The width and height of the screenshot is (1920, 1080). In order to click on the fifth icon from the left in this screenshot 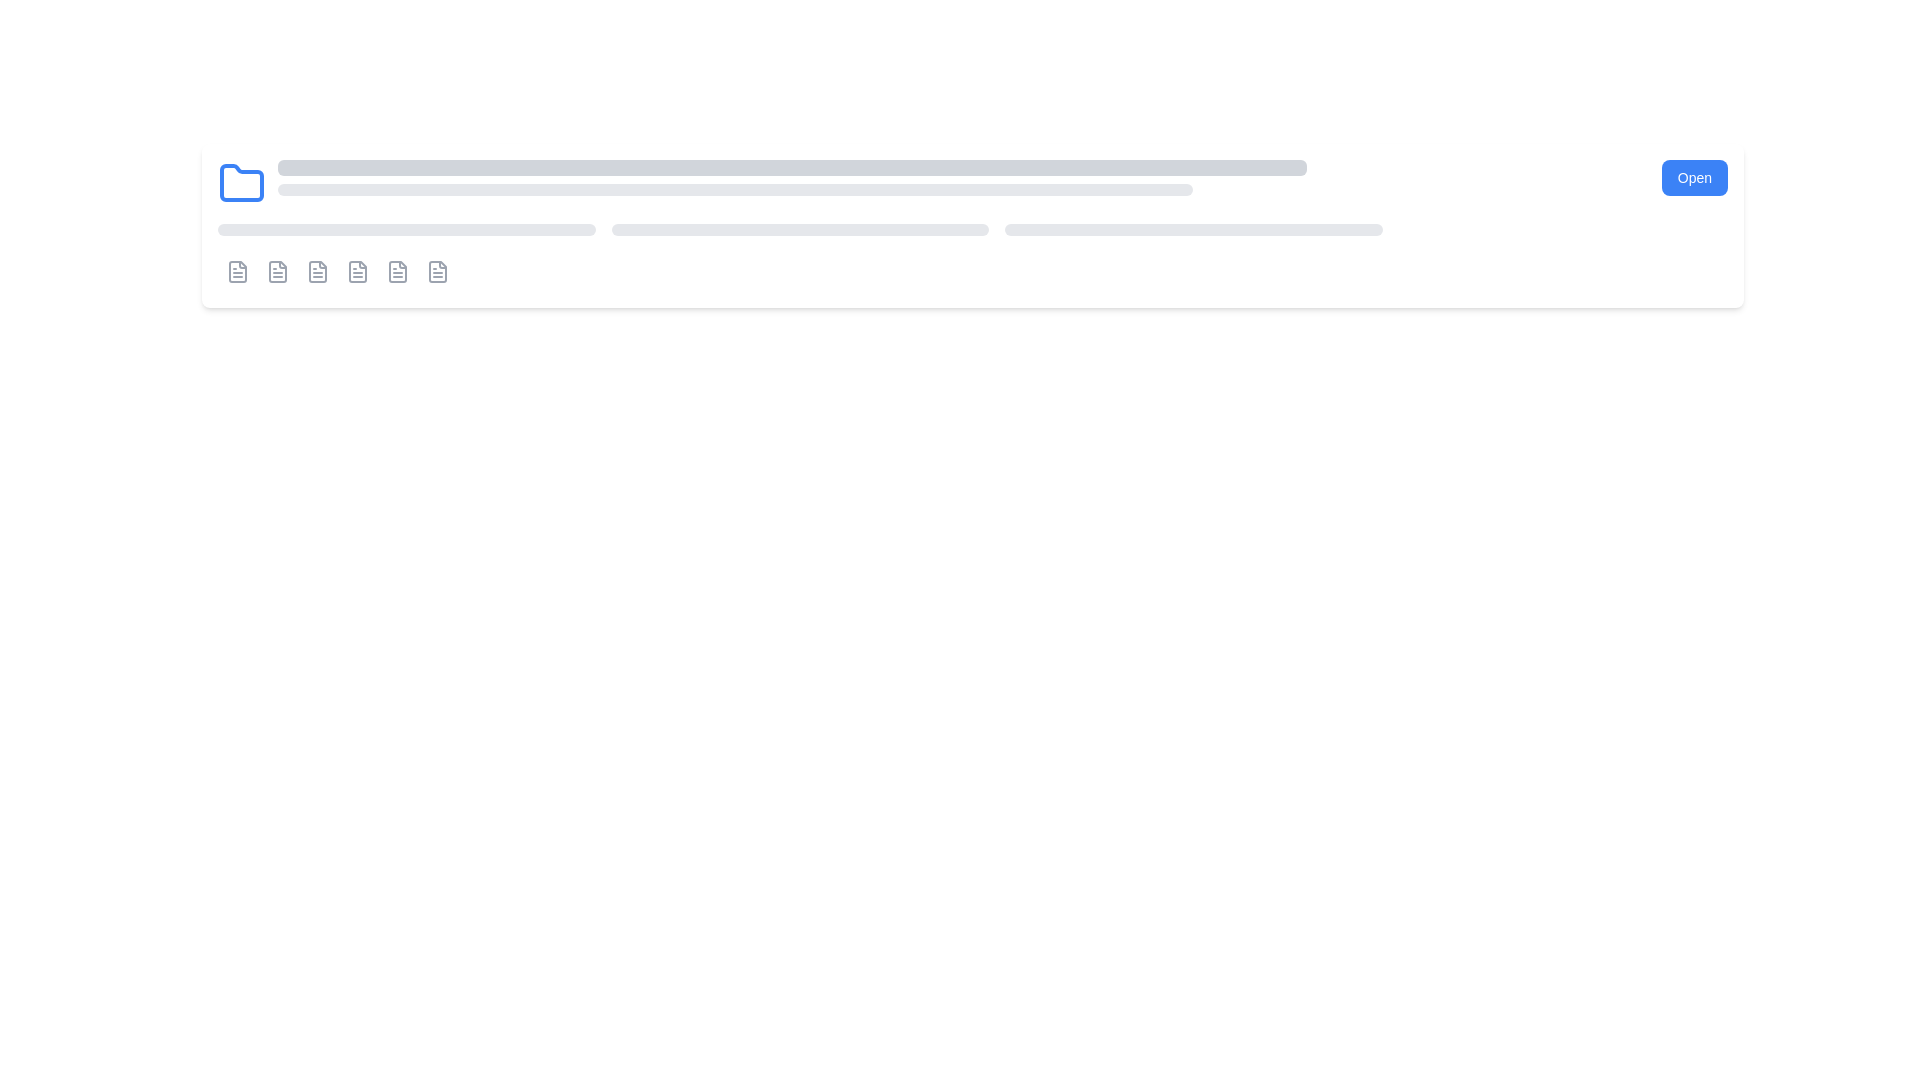, I will do `click(358, 272)`.